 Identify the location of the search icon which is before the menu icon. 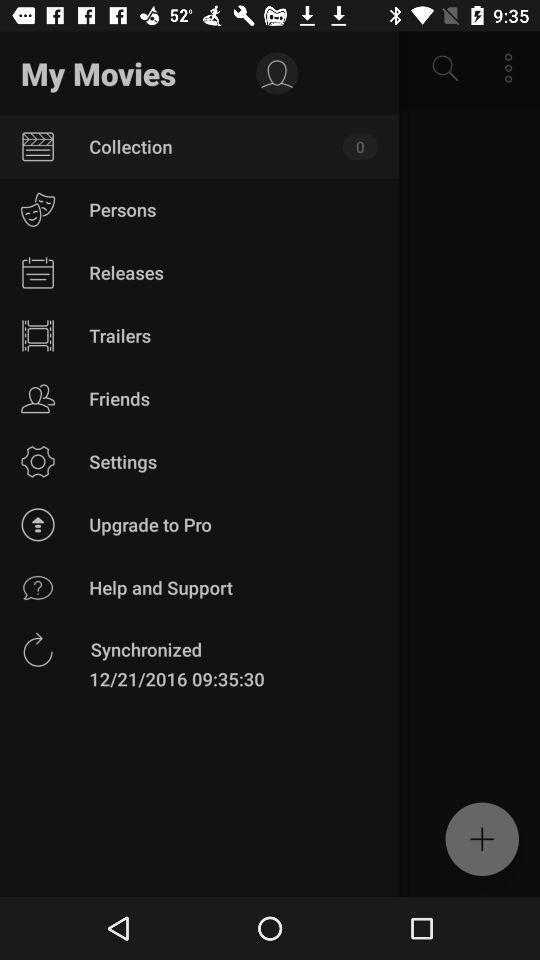
(445, 68).